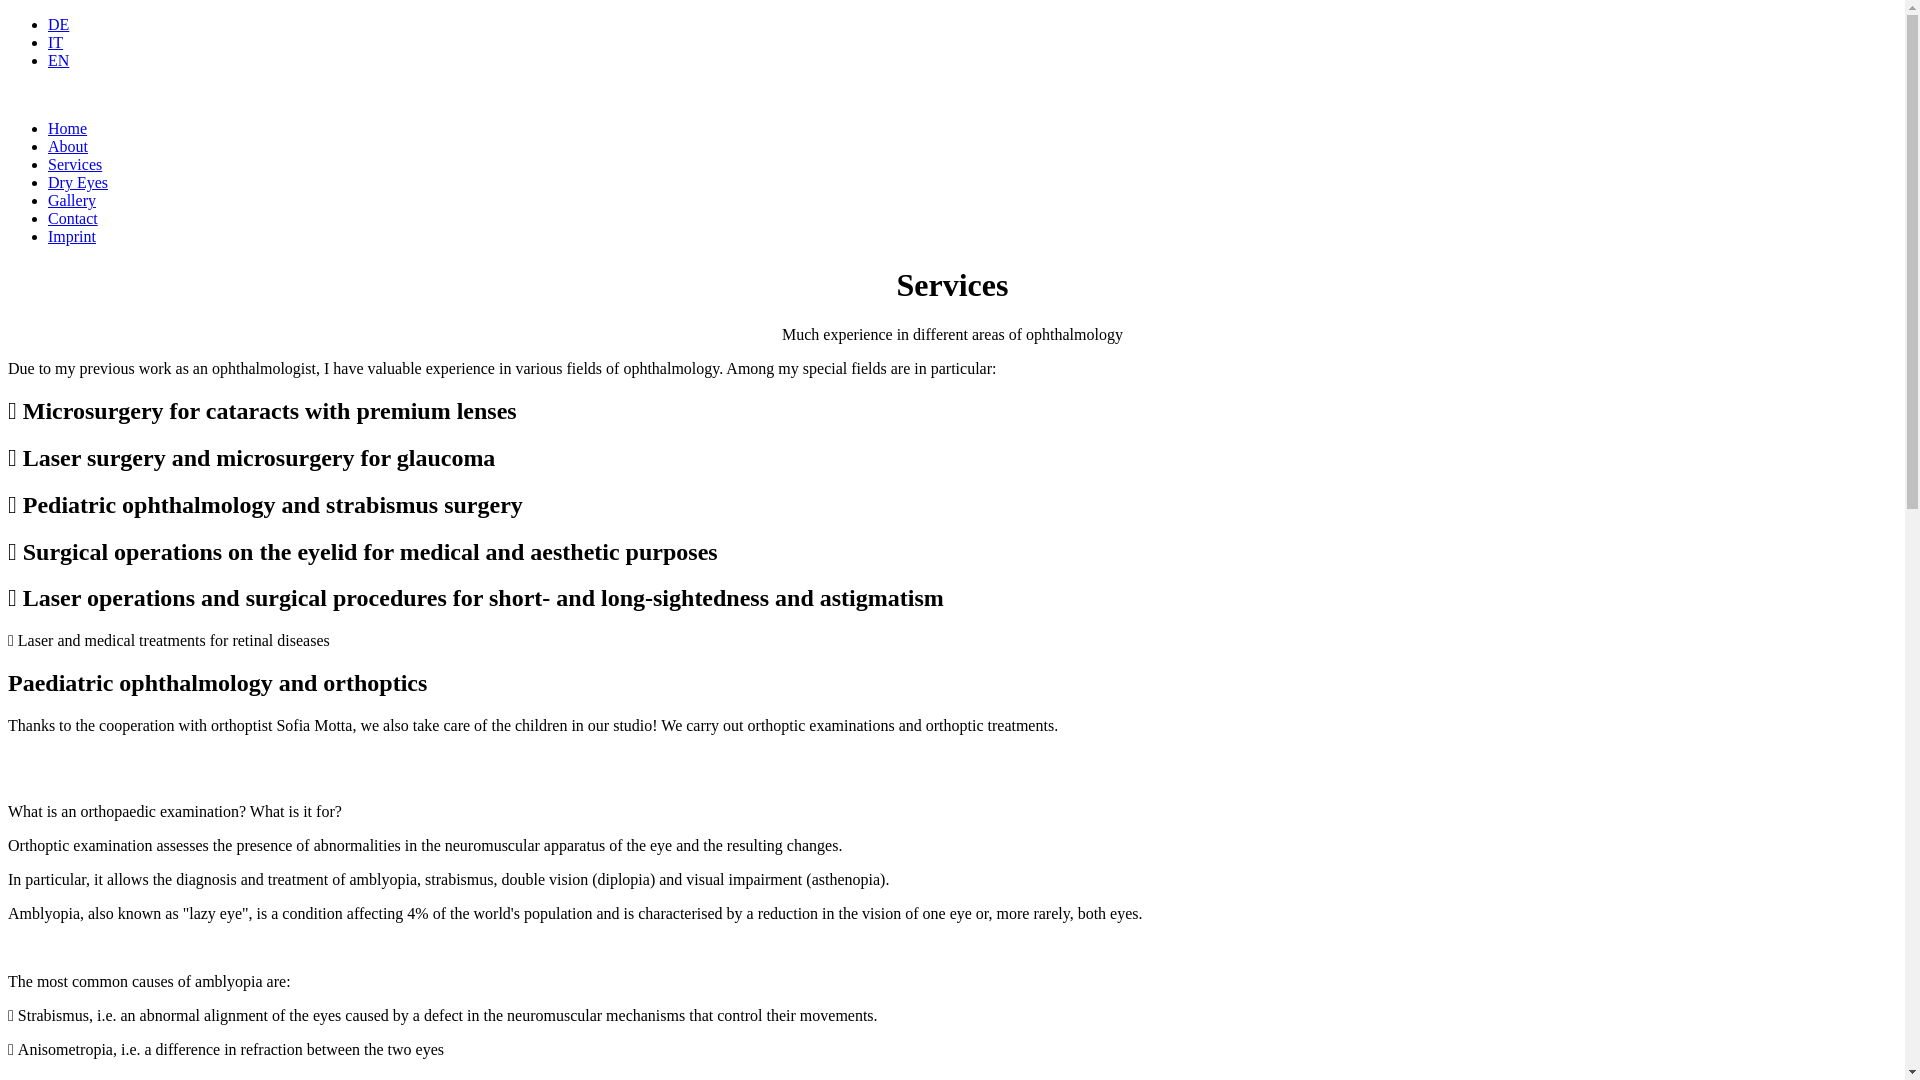  I want to click on 'DE', so click(58, 24).